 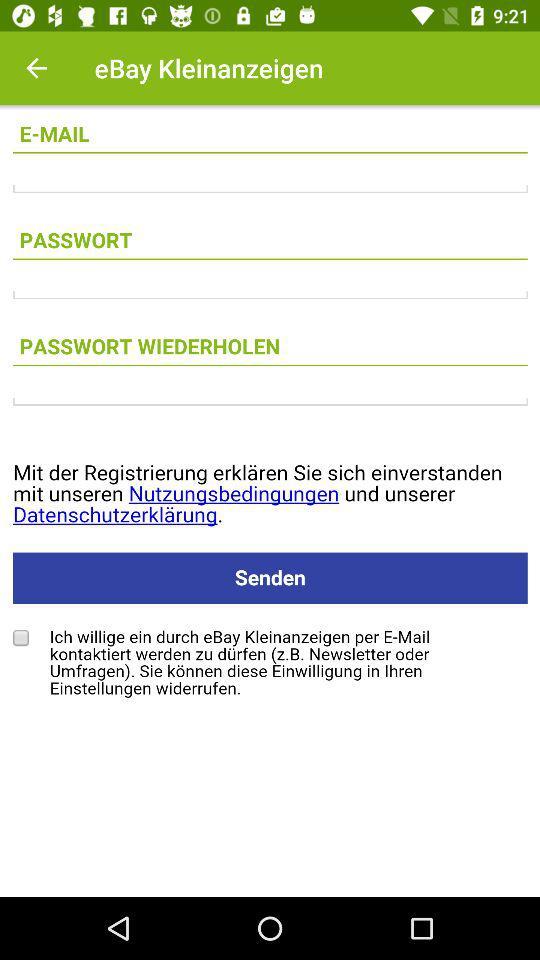 I want to click on goto back, so click(x=36, y=68).